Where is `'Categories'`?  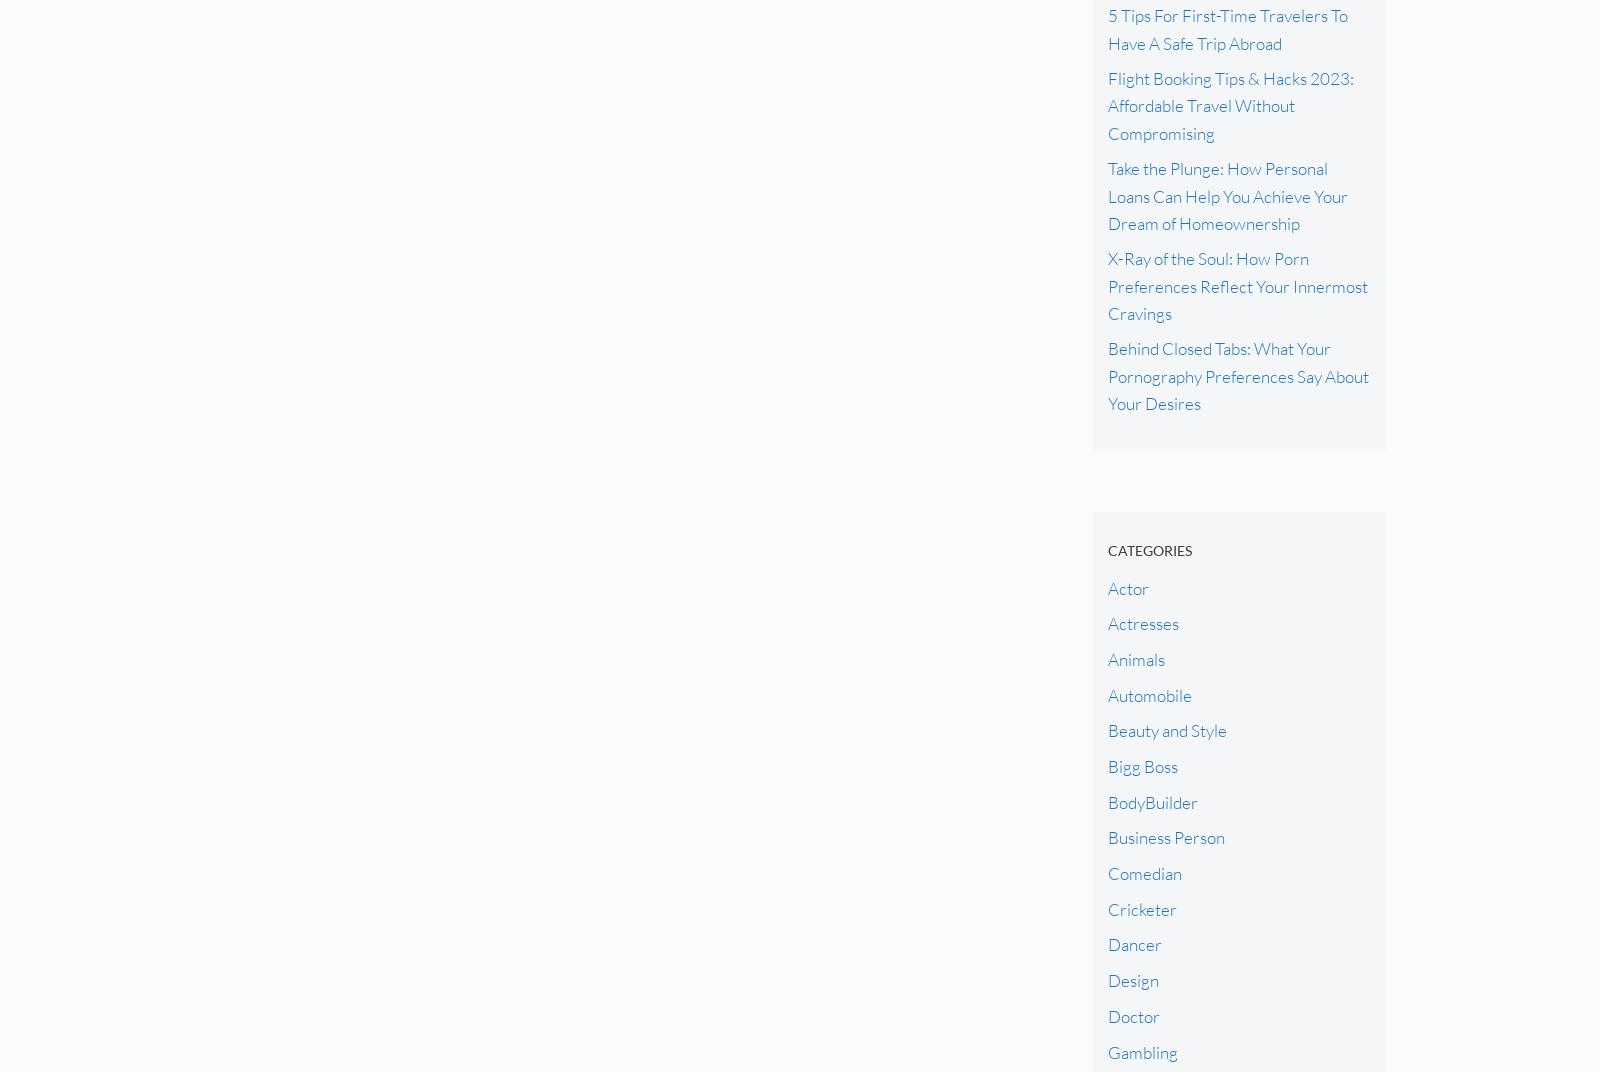
'Categories' is located at coordinates (1148, 549).